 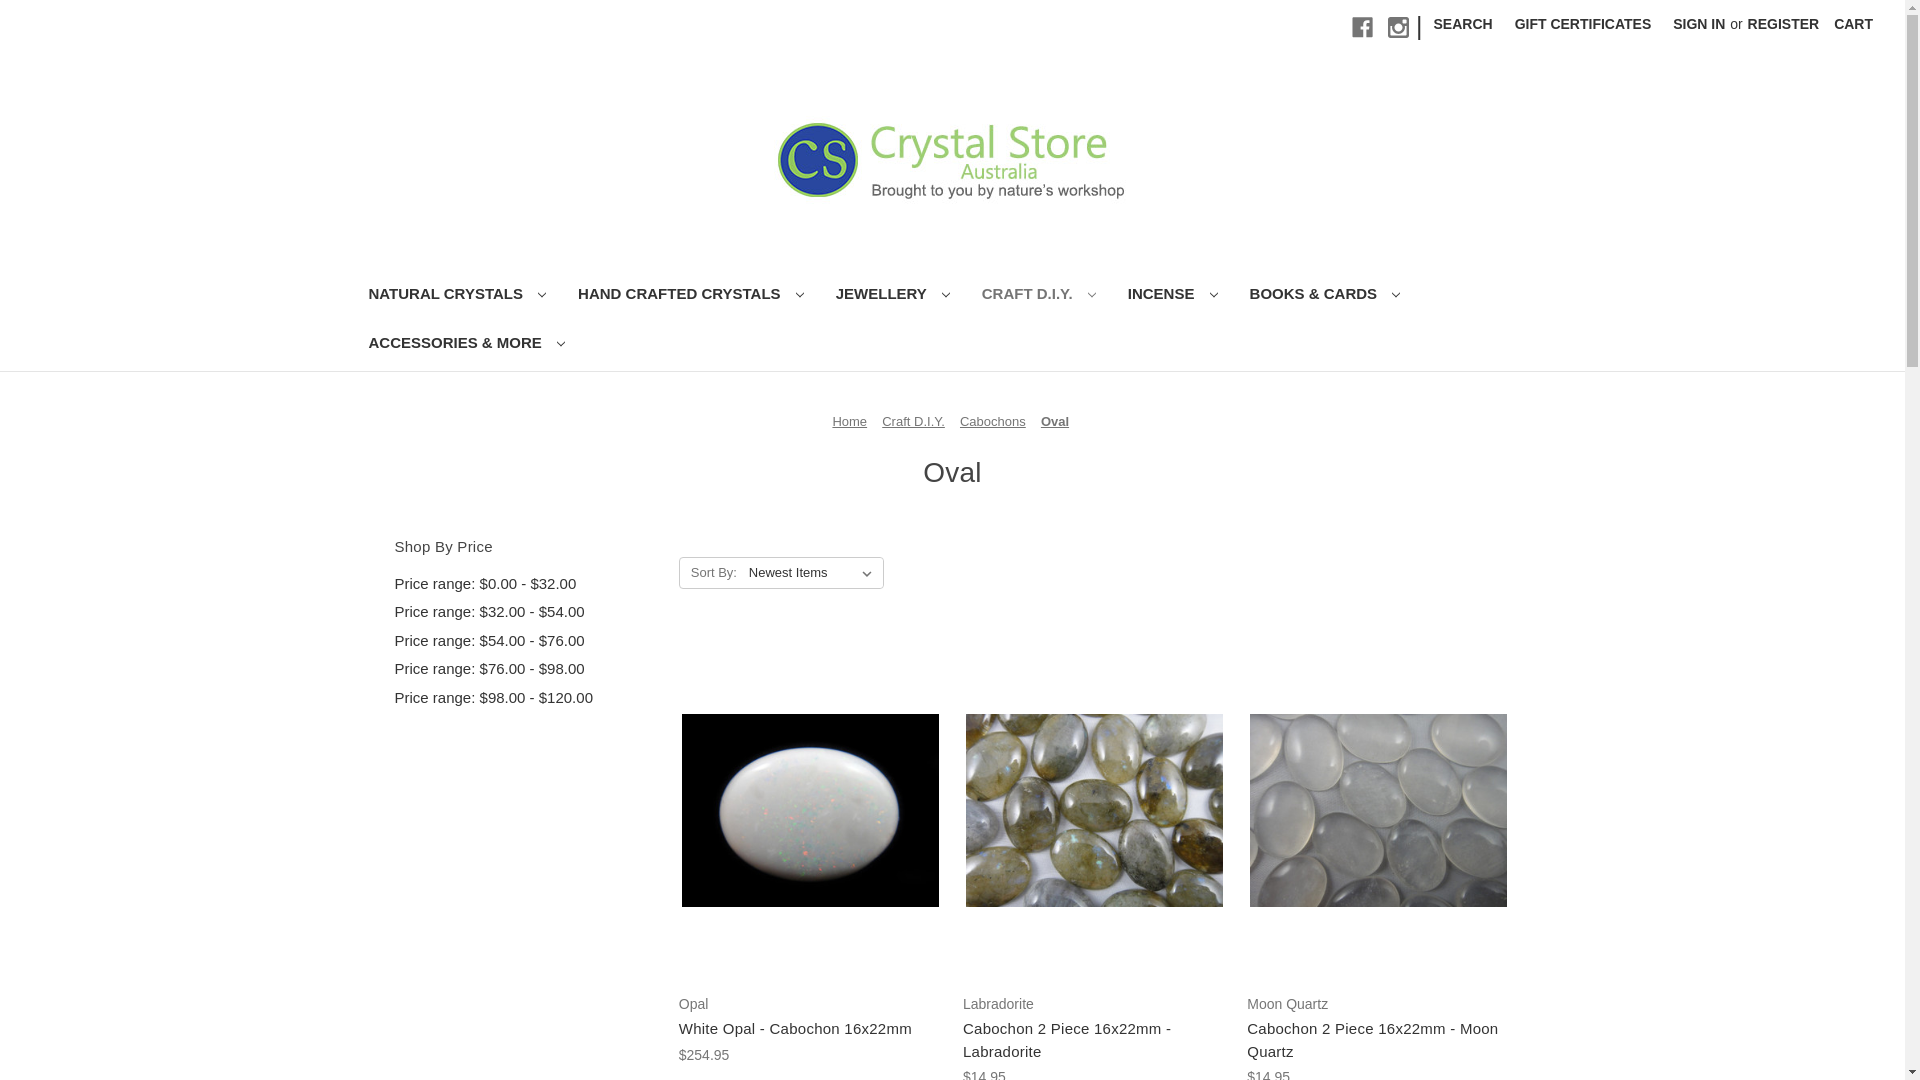 I want to click on 'Cabochons', so click(x=993, y=420).